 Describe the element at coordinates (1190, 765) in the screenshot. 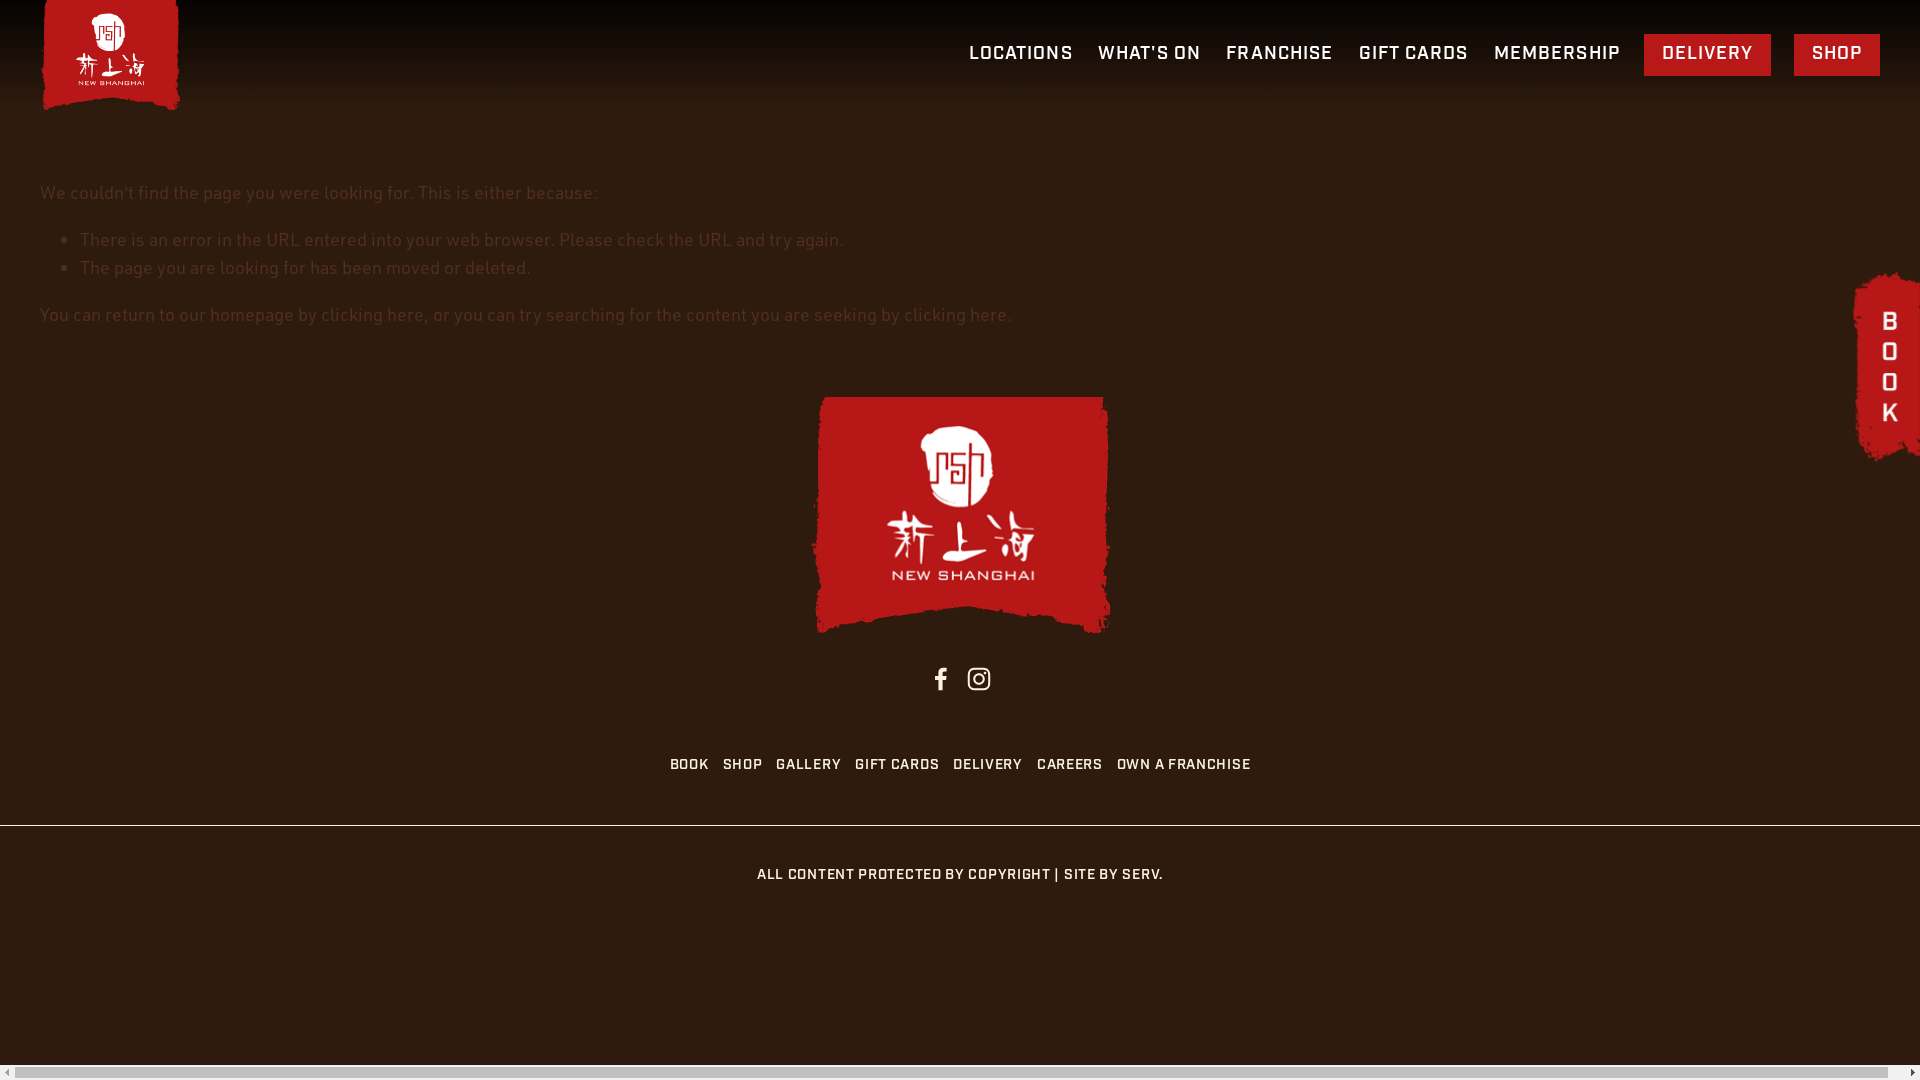

I see `'OWN A FRANCHISE'` at that location.